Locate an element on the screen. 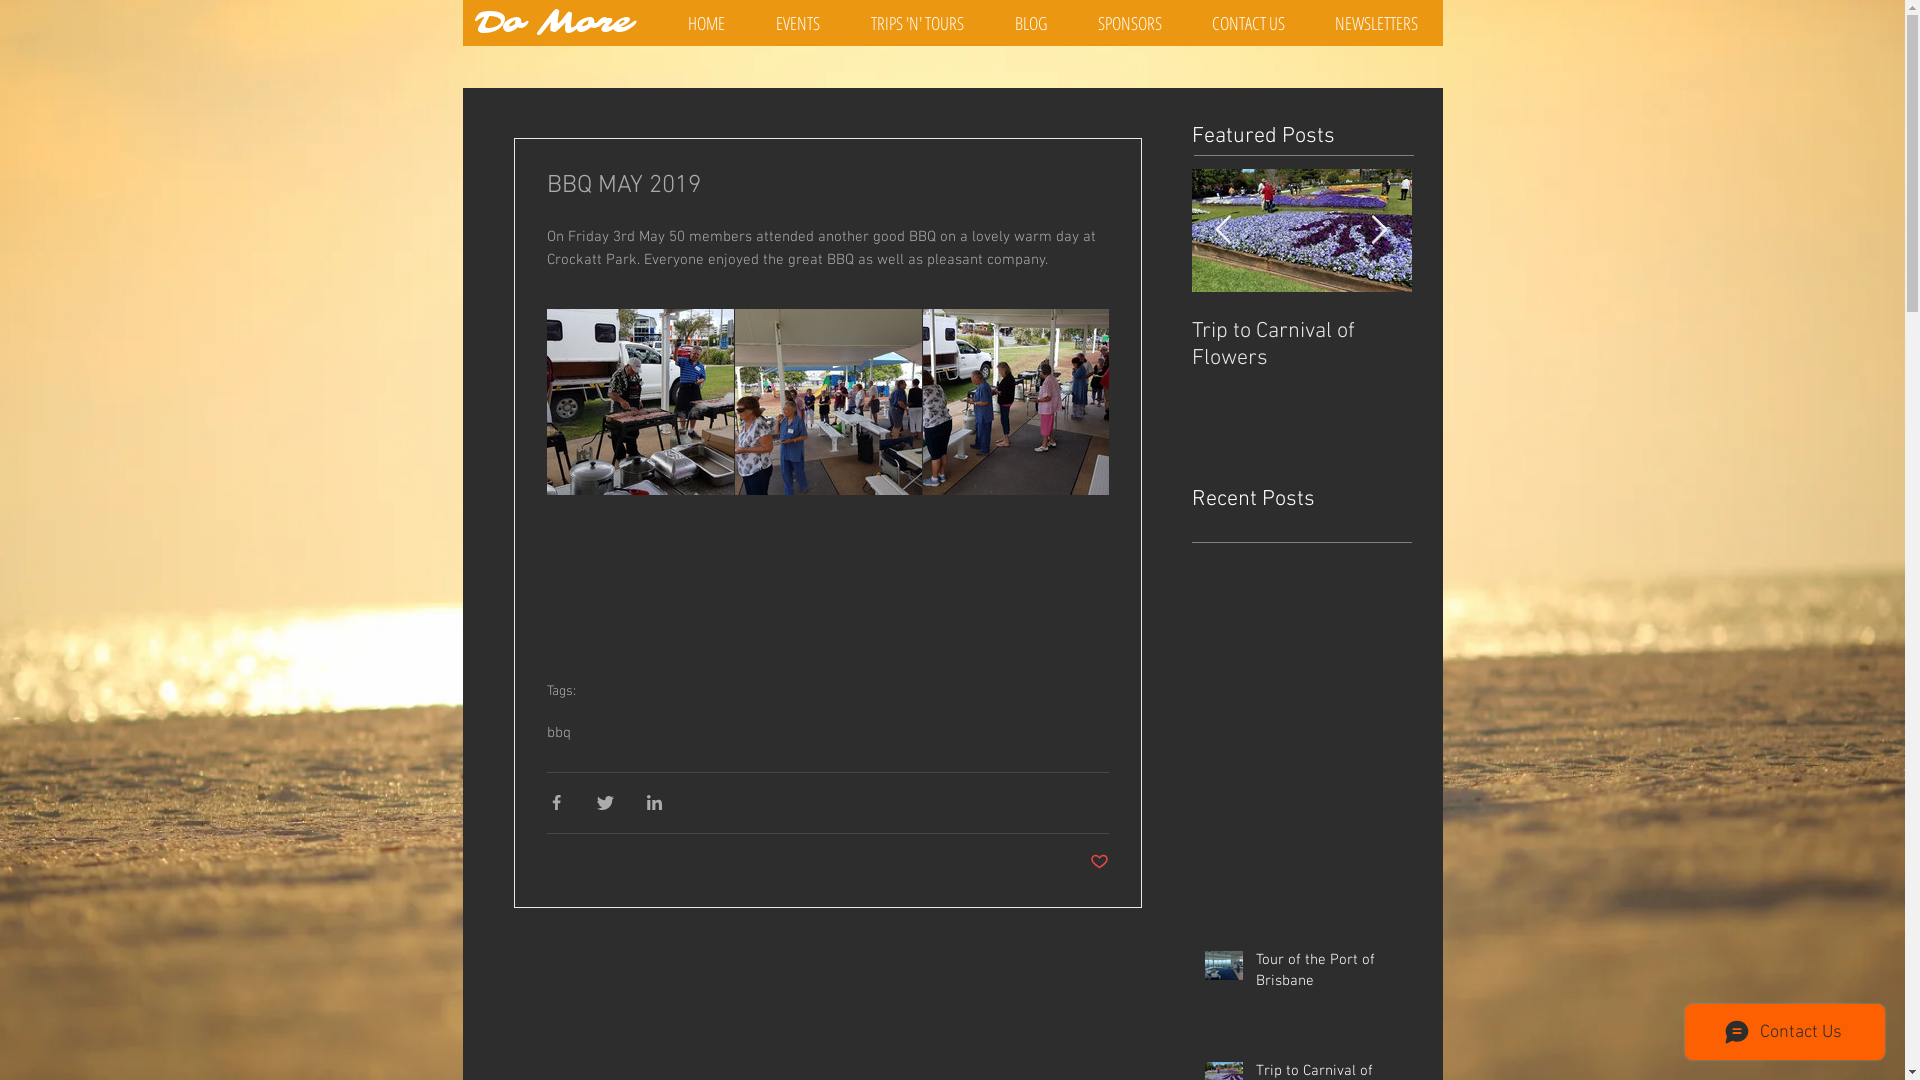 Image resolution: width=1920 pixels, height=1080 pixels. 'NEWSLETTERS' is located at coordinates (1375, 23).